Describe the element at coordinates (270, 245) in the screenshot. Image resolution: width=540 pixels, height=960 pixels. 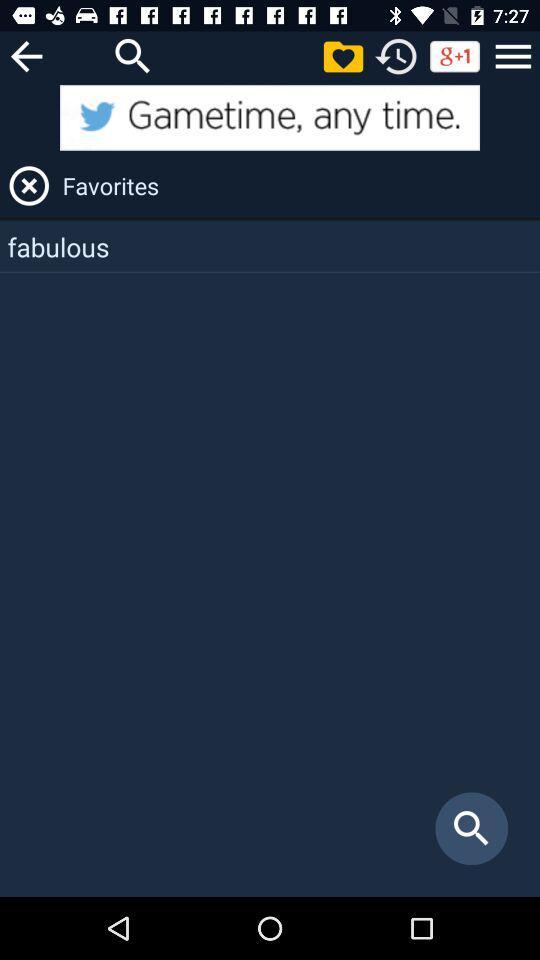
I see `the fabulous item` at that location.